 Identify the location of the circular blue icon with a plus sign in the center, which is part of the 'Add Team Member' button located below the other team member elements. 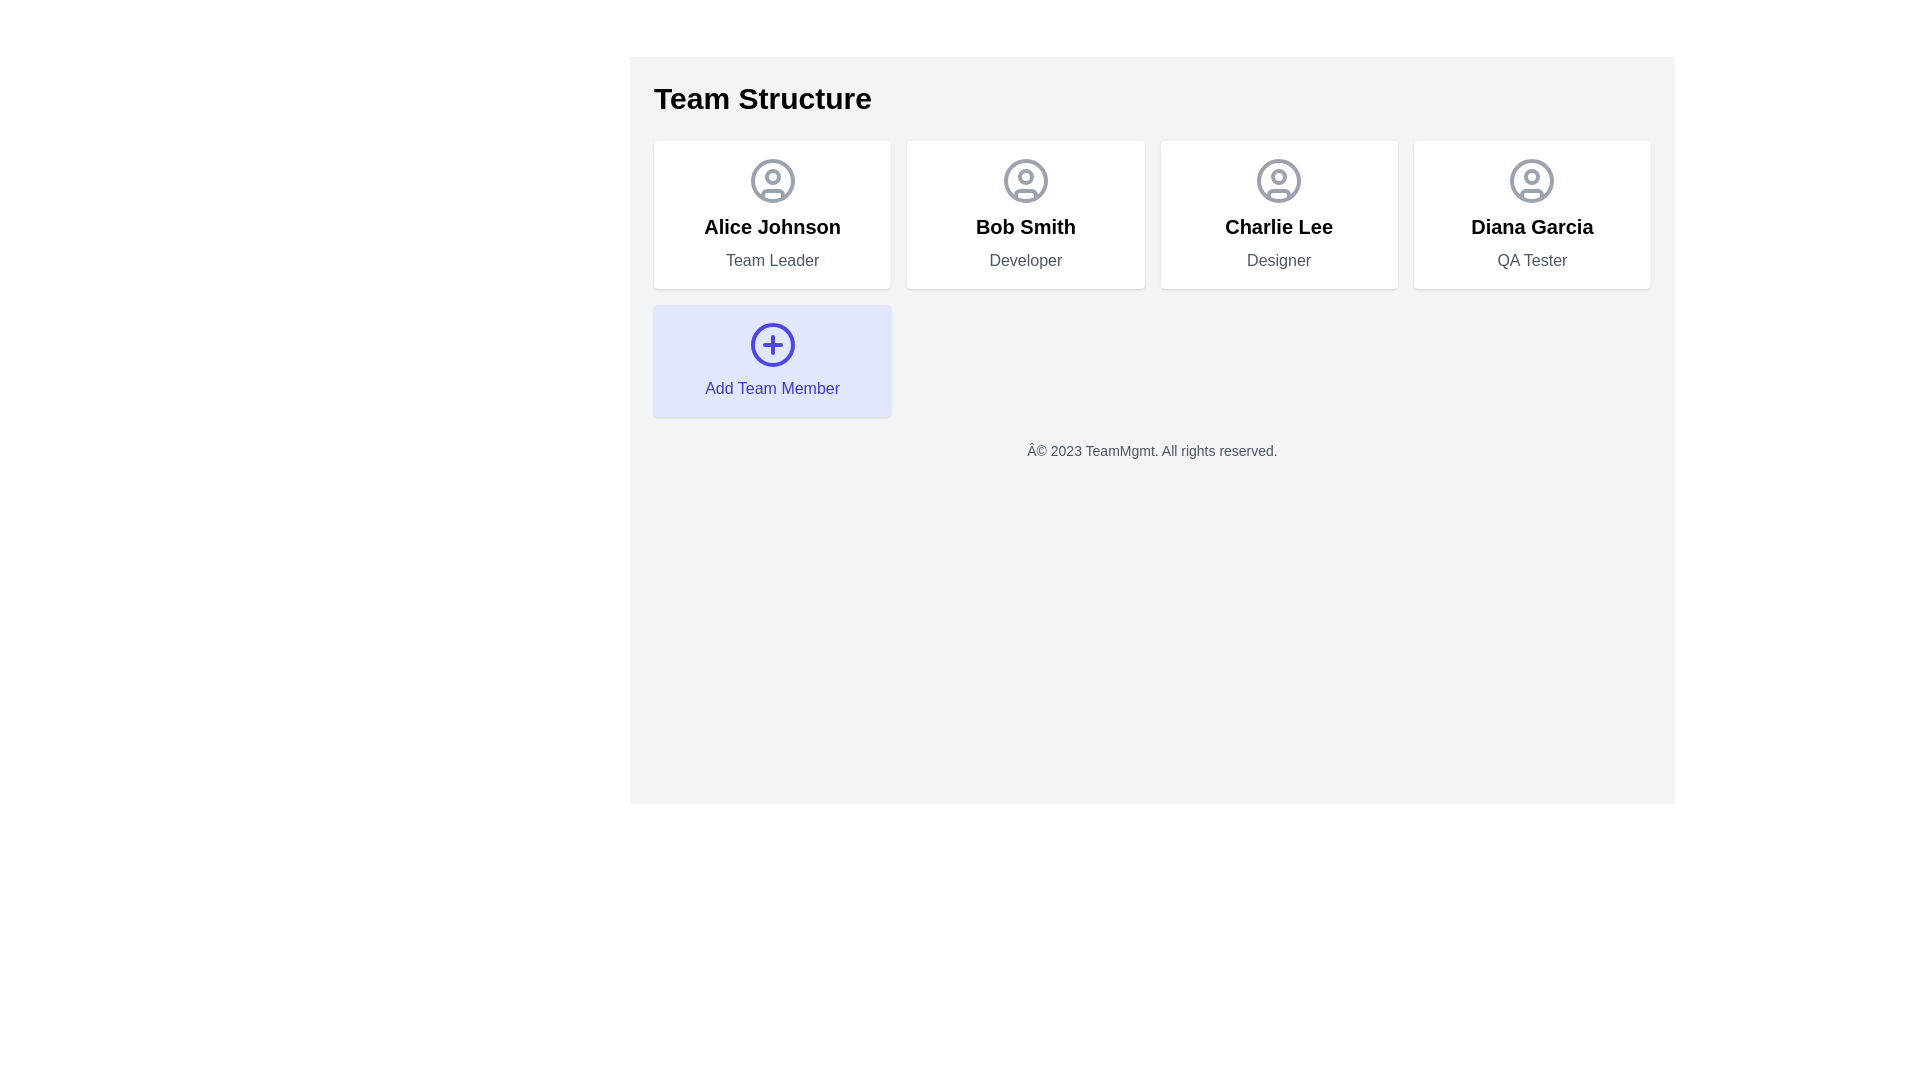
(771, 343).